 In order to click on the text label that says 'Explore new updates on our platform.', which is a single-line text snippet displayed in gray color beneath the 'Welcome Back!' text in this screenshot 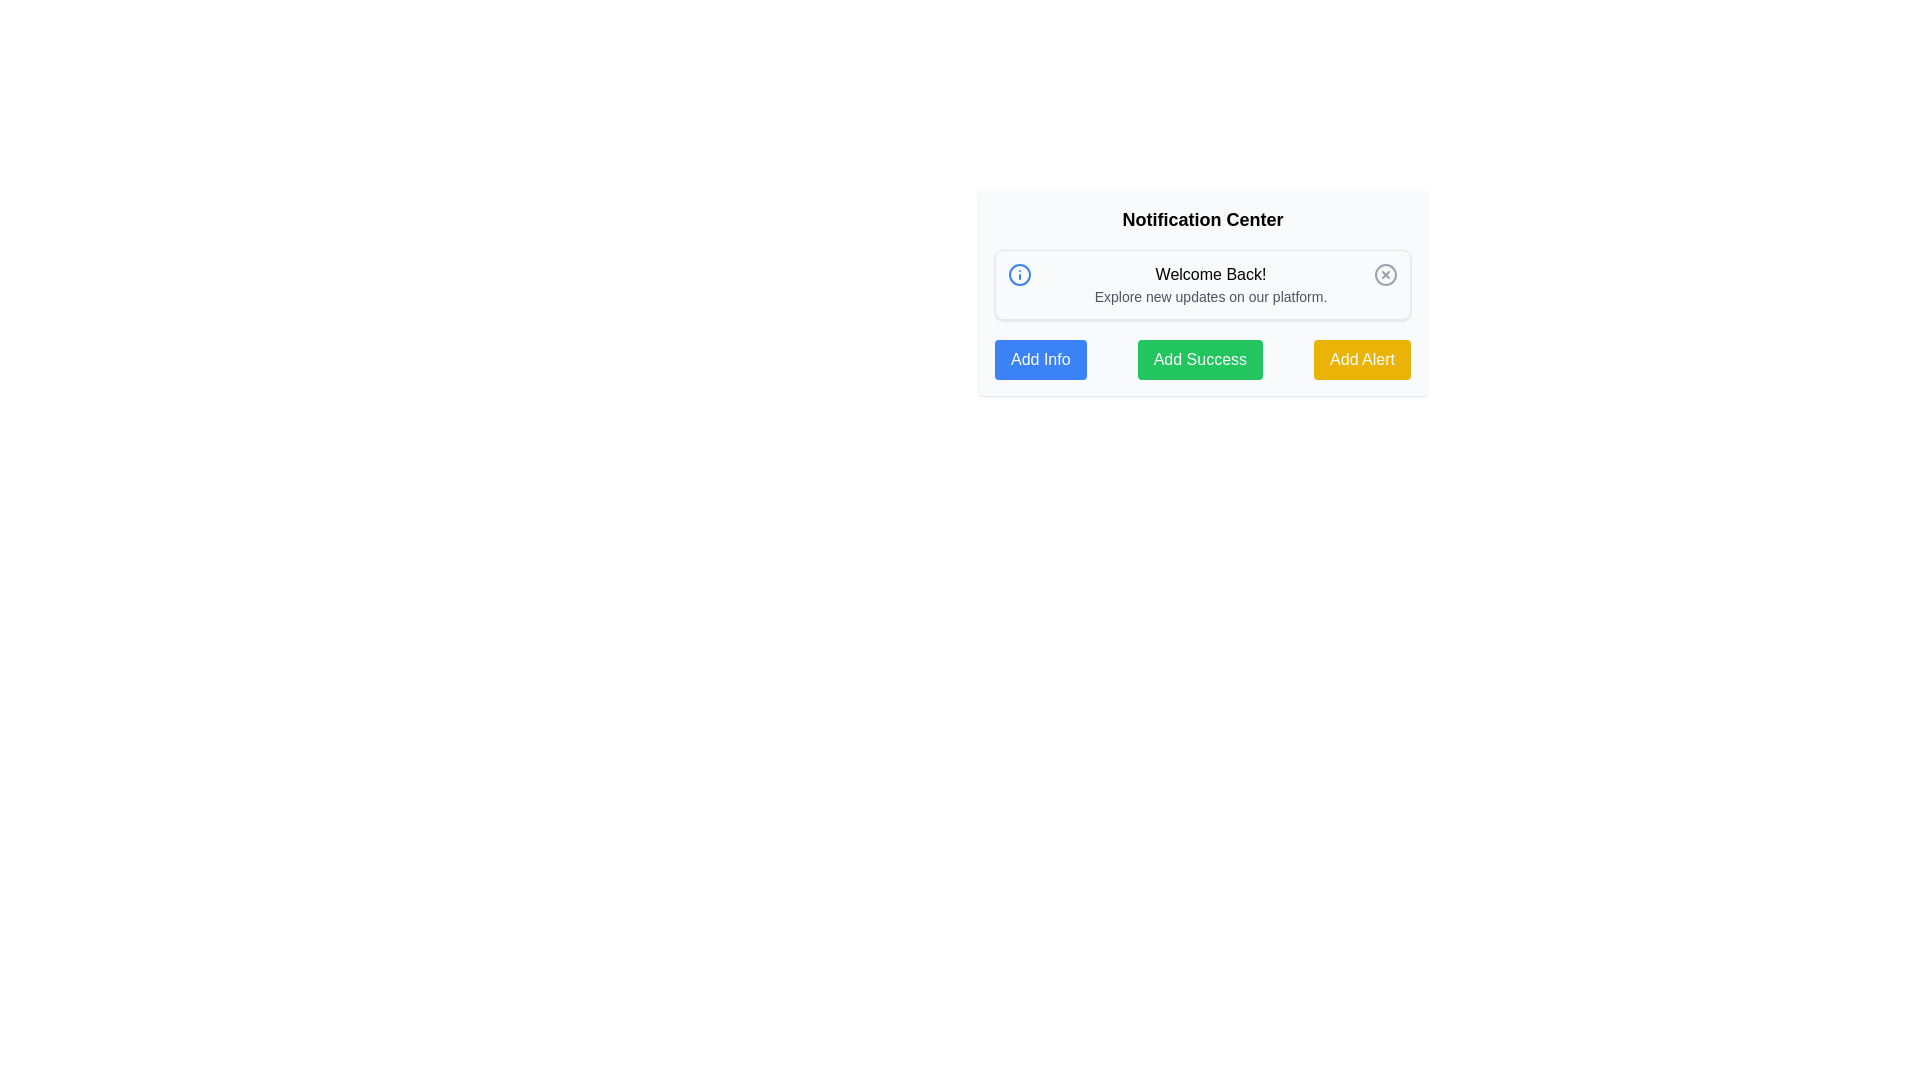, I will do `click(1209, 297)`.